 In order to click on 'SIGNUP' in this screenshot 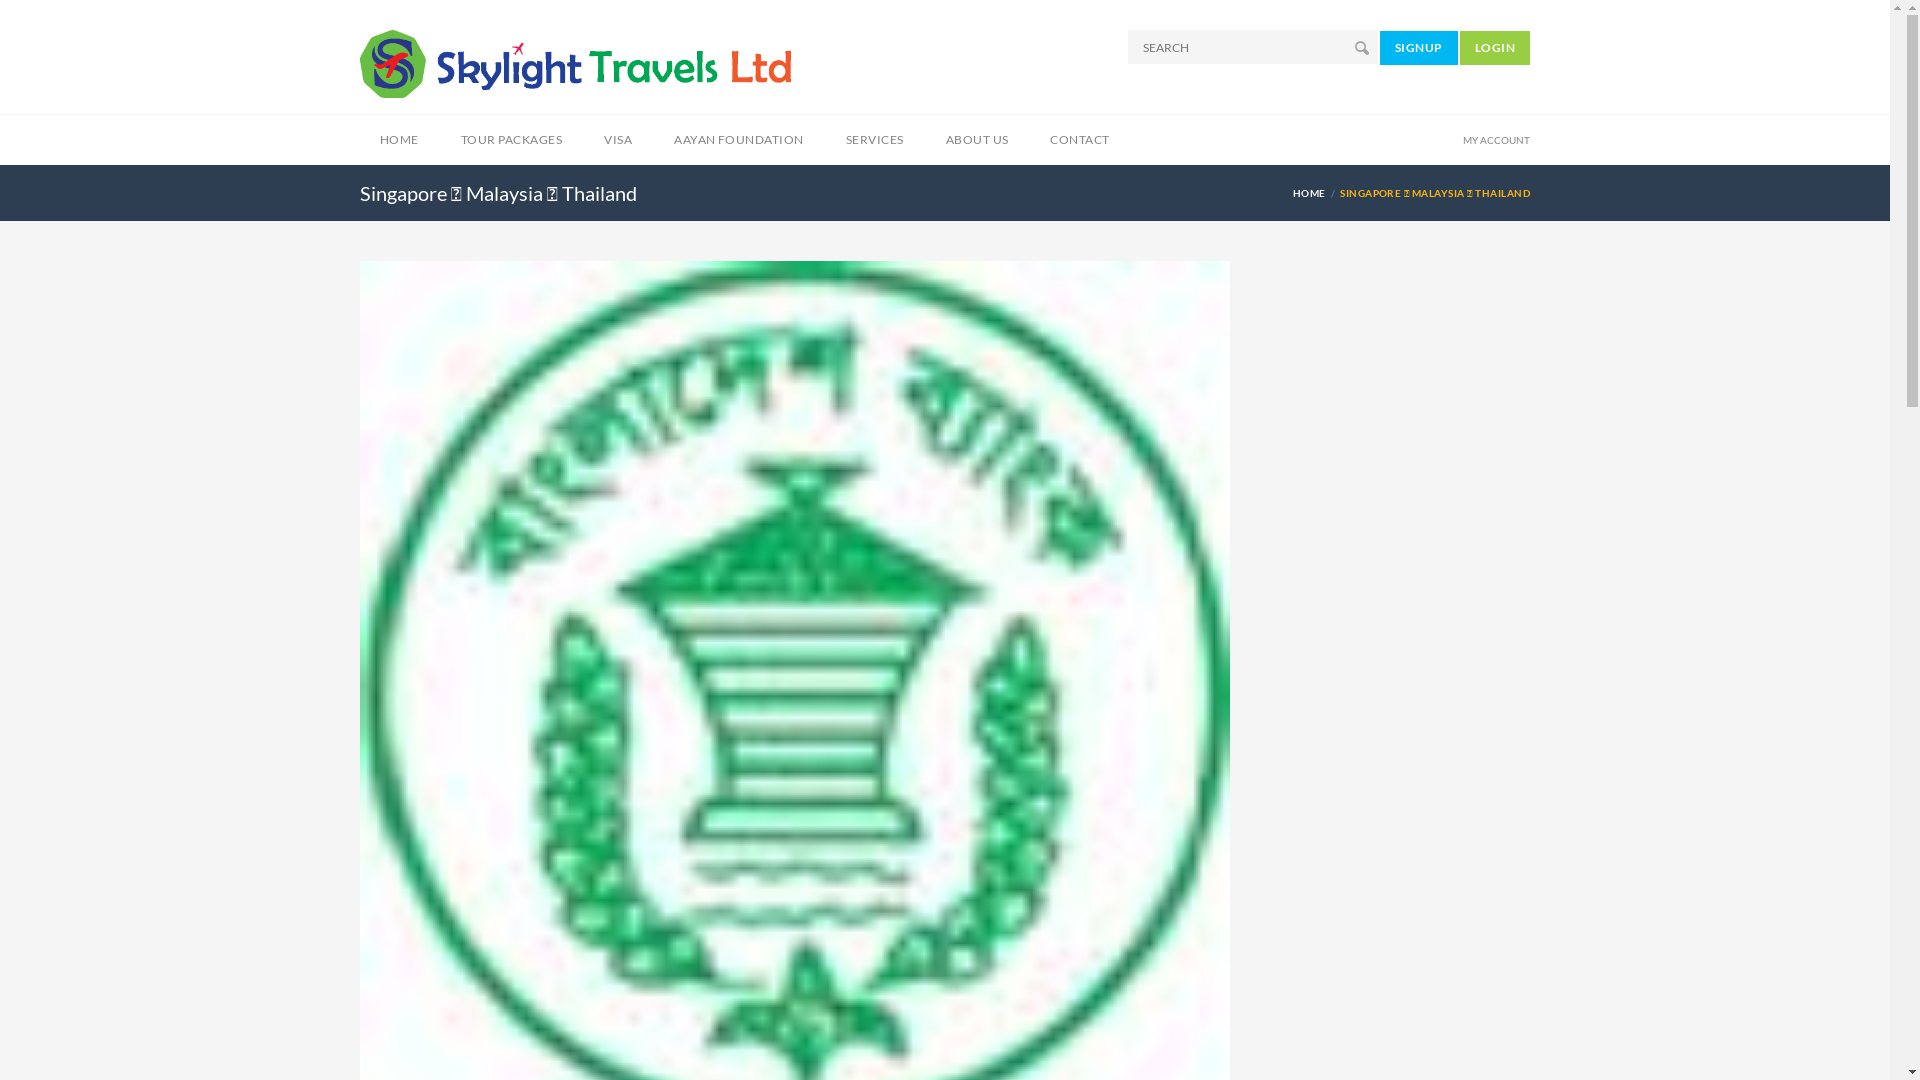, I will do `click(1418, 45)`.